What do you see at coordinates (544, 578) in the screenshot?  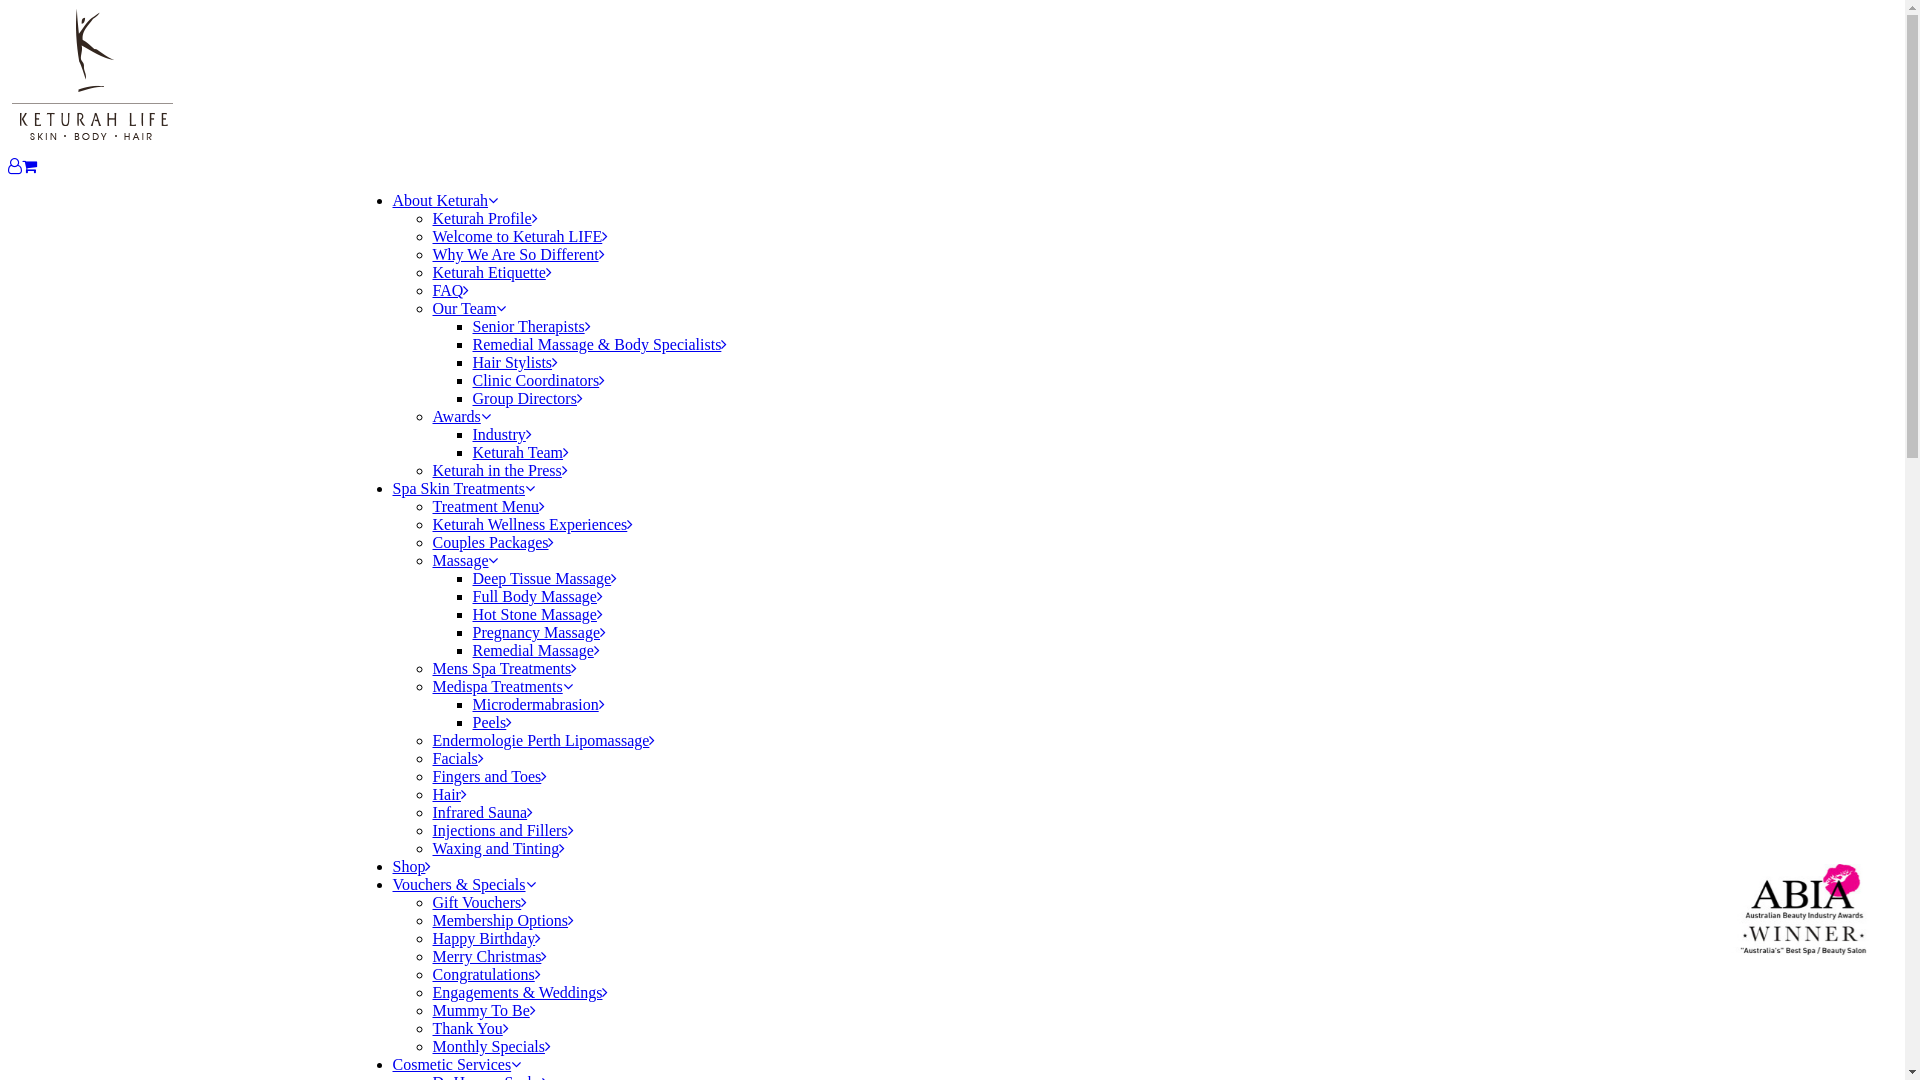 I see `'Deep Tissue Massage'` at bounding box center [544, 578].